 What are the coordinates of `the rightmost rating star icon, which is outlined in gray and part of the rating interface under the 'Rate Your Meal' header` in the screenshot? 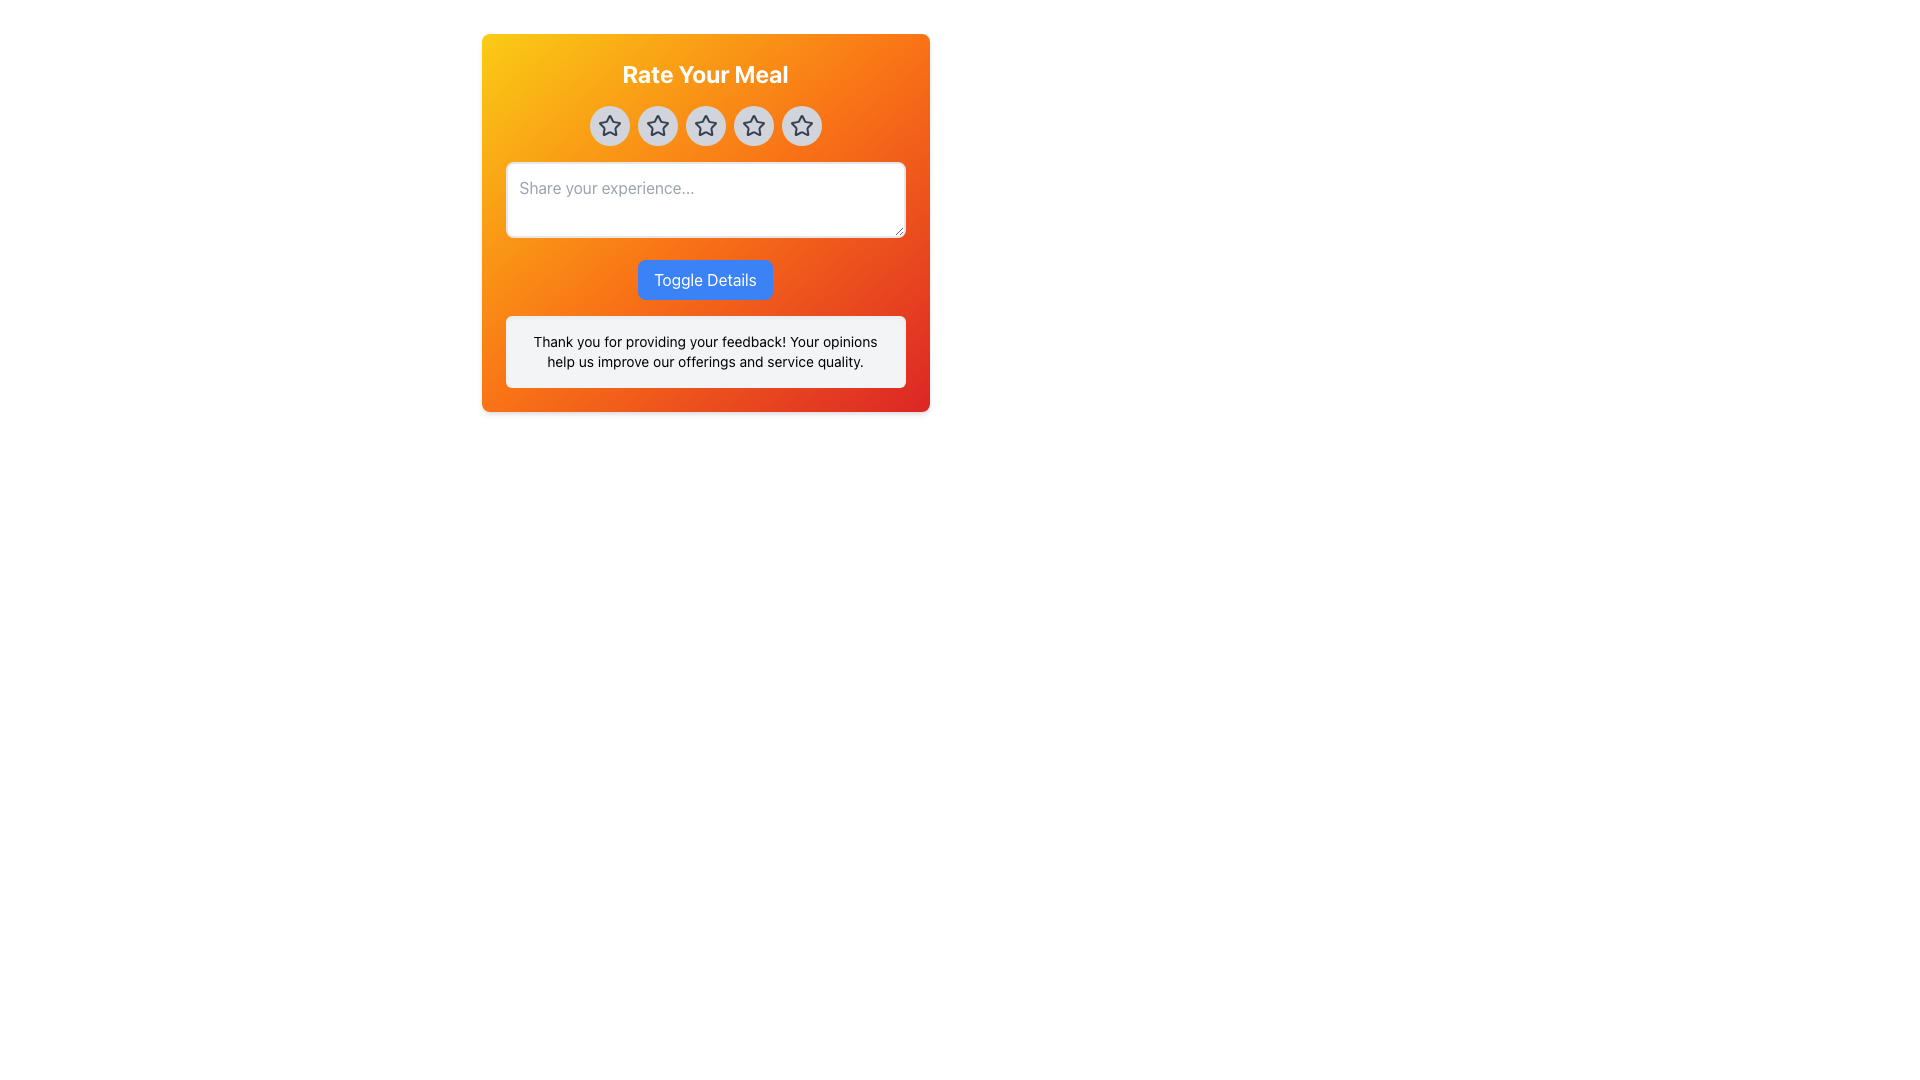 It's located at (801, 126).